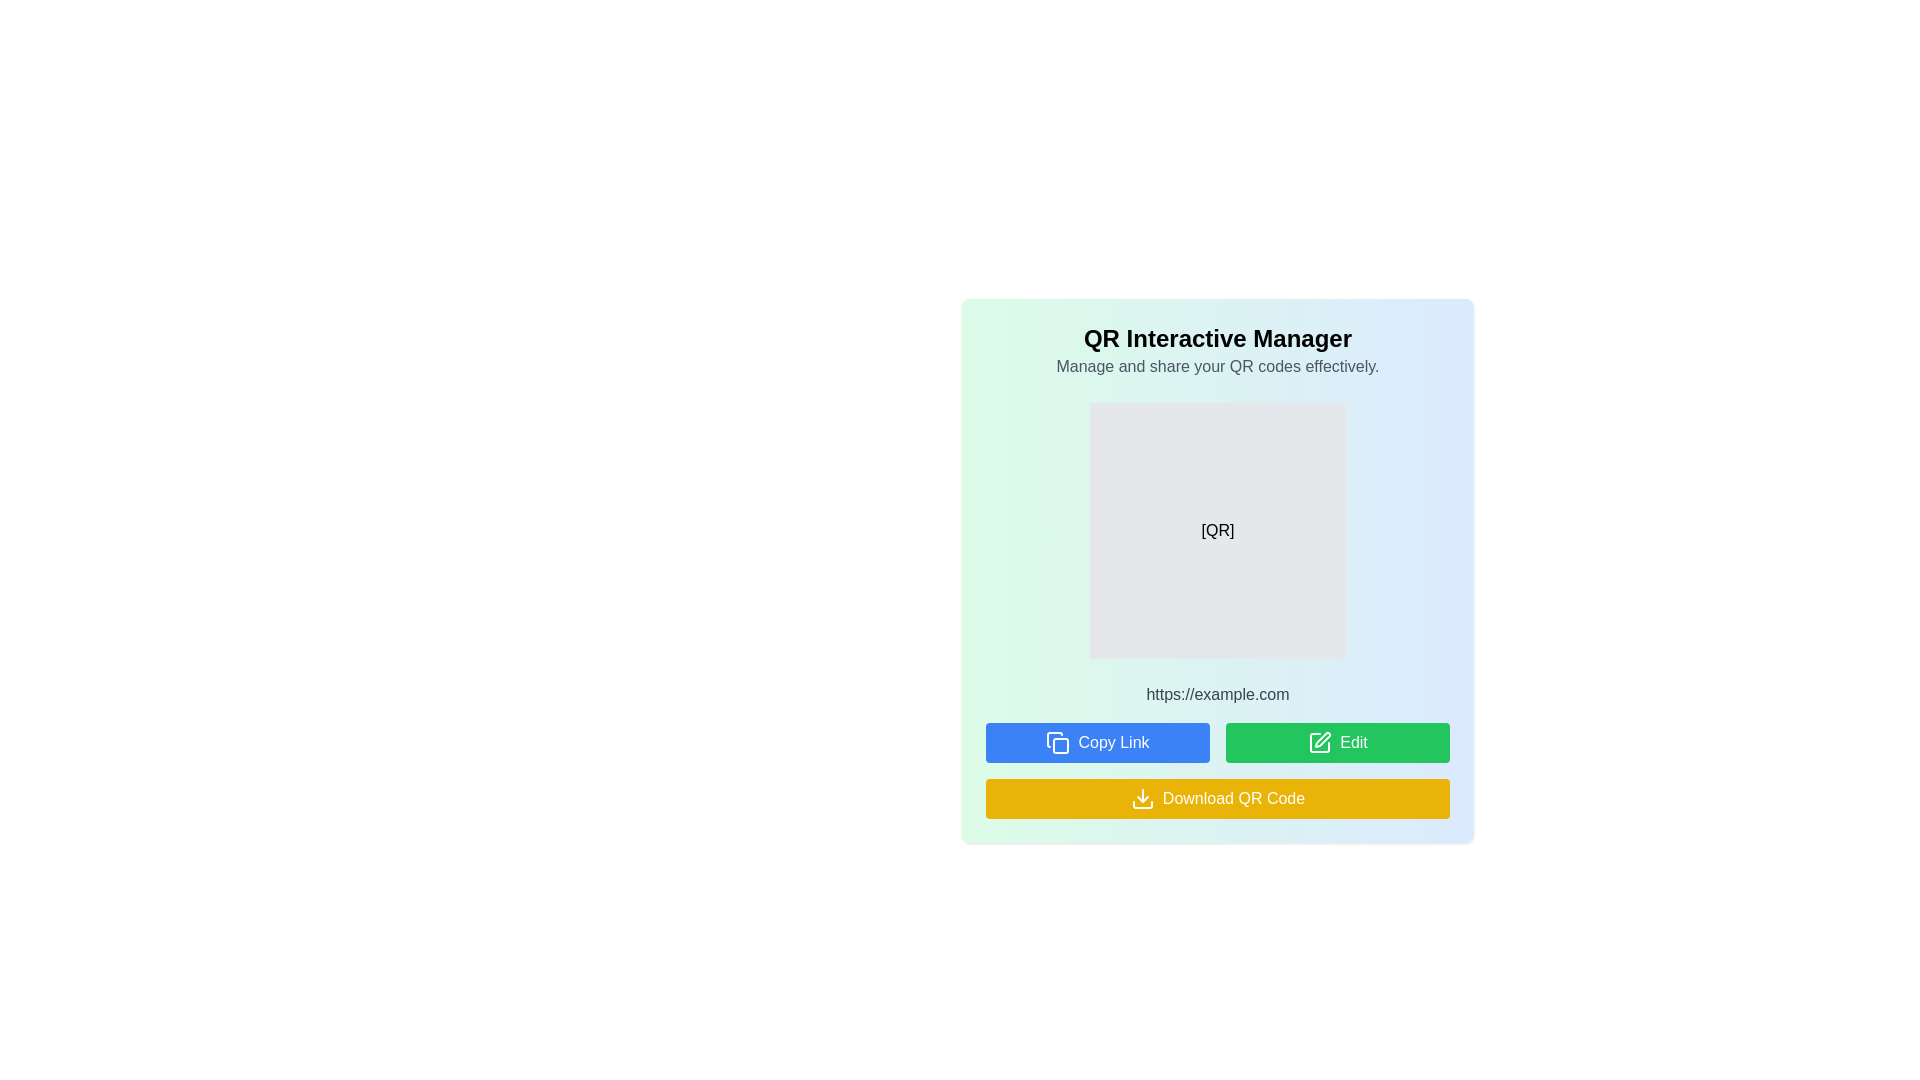  Describe the element at coordinates (1054, 740) in the screenshot. I see `the 'Copy Link' graphical icon located within the leftmost button of three horizontally aligned buttons at the bottom of the card` at that location.